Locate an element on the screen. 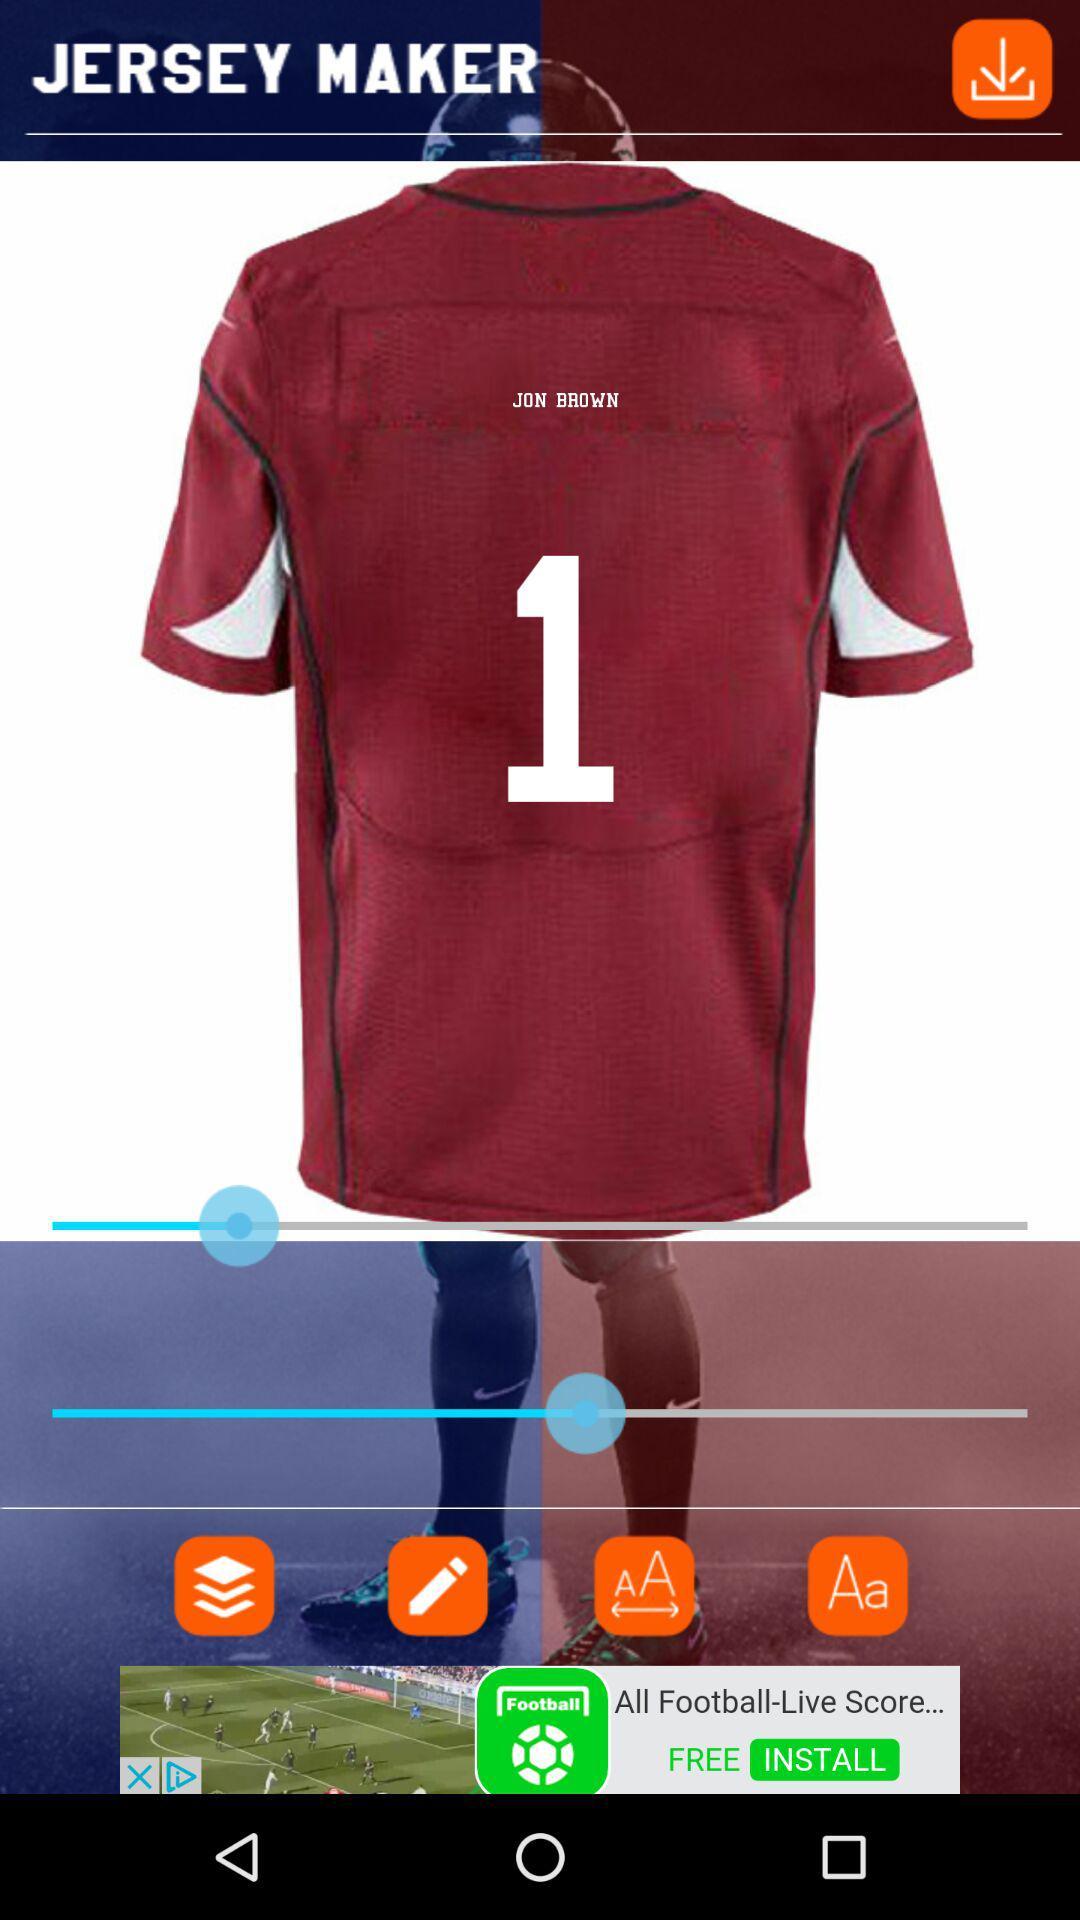 Image resolution: width=1080 pixels, height=1920 pixels. advertisement is located at coordinates (540, 1727).